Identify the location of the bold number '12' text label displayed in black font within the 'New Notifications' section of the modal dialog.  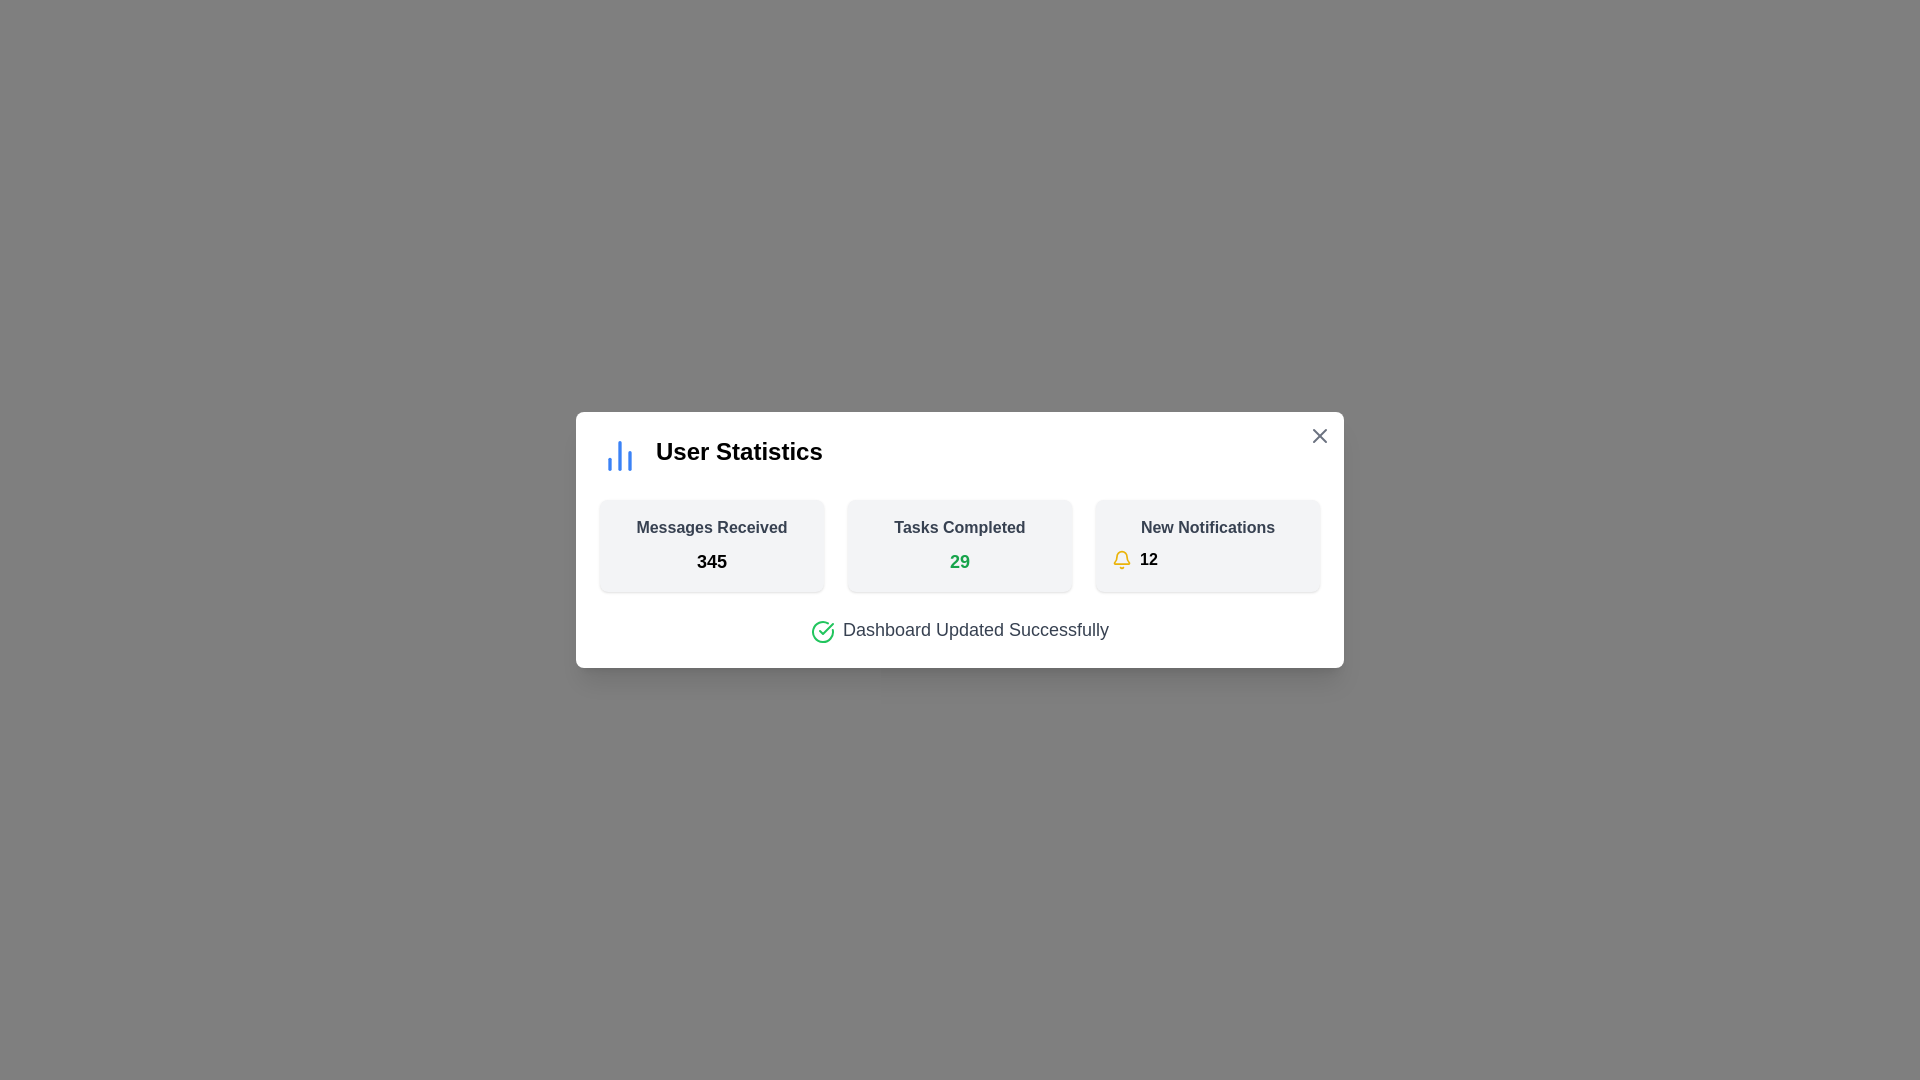
(1148, 559).